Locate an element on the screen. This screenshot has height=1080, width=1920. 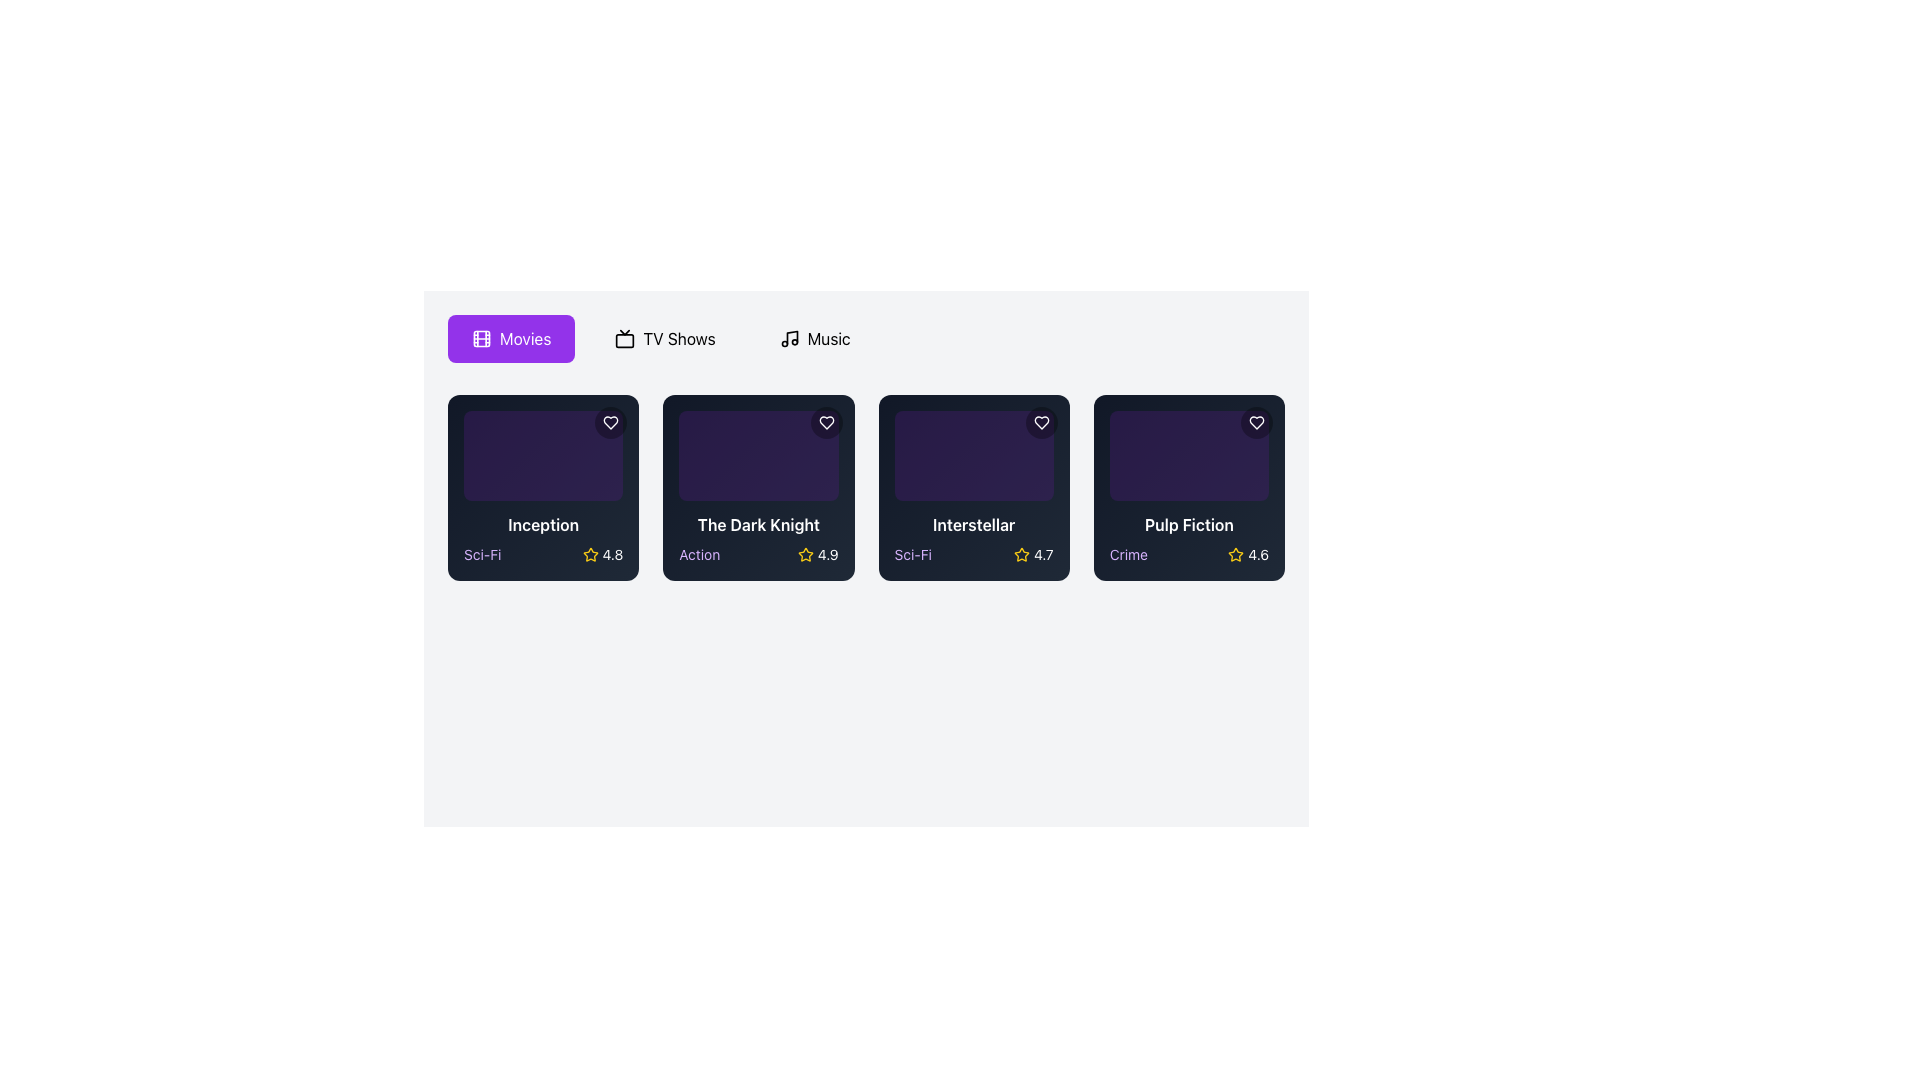
the yellow star icon representing the rating for the 'Interstellar' movie, which is located to the left of the text '4.7' is located at coordinates (1022, 554).